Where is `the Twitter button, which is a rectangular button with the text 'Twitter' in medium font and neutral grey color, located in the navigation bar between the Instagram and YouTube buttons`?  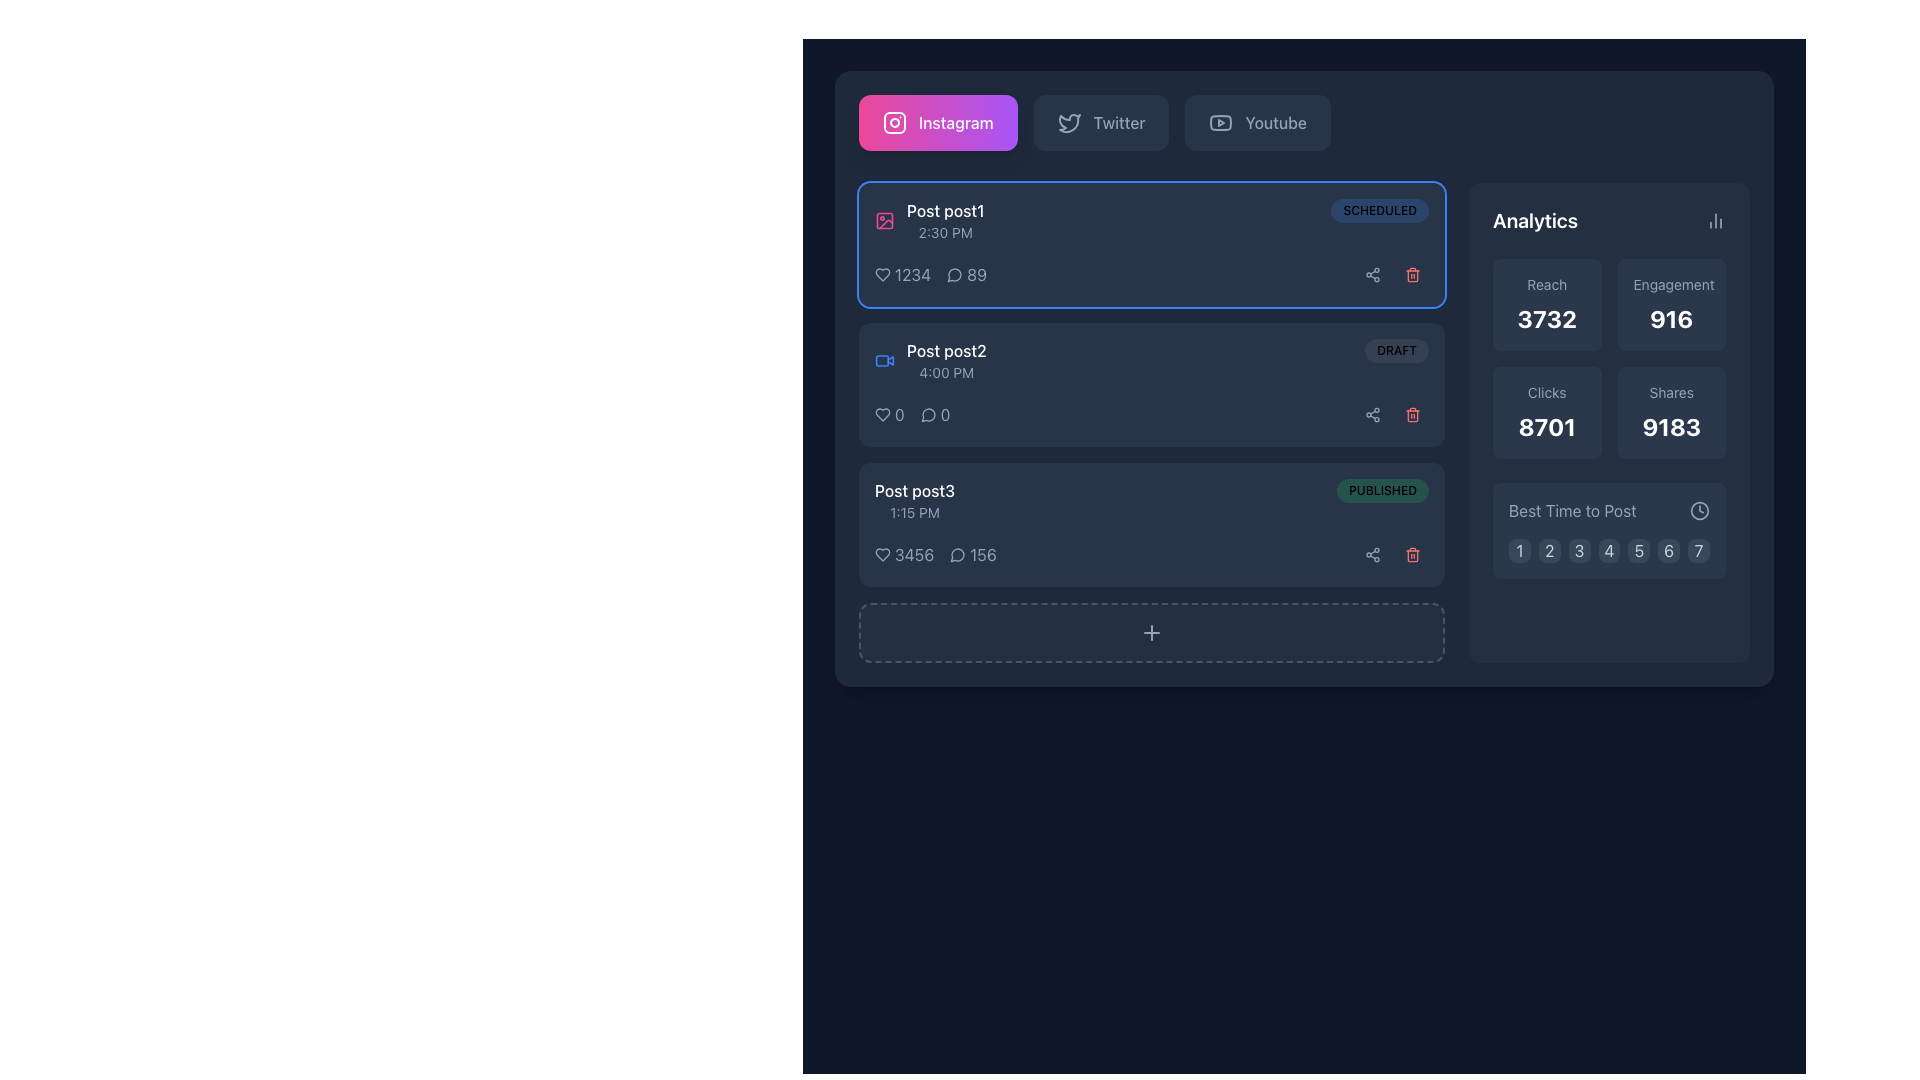
the Twitter button, which is a rectangular button with the text 'Twitter' in medium font and neutral grey color, located in the navigation bar between the Instagram and YouTube buttons is located at coordinates (1118, 123).